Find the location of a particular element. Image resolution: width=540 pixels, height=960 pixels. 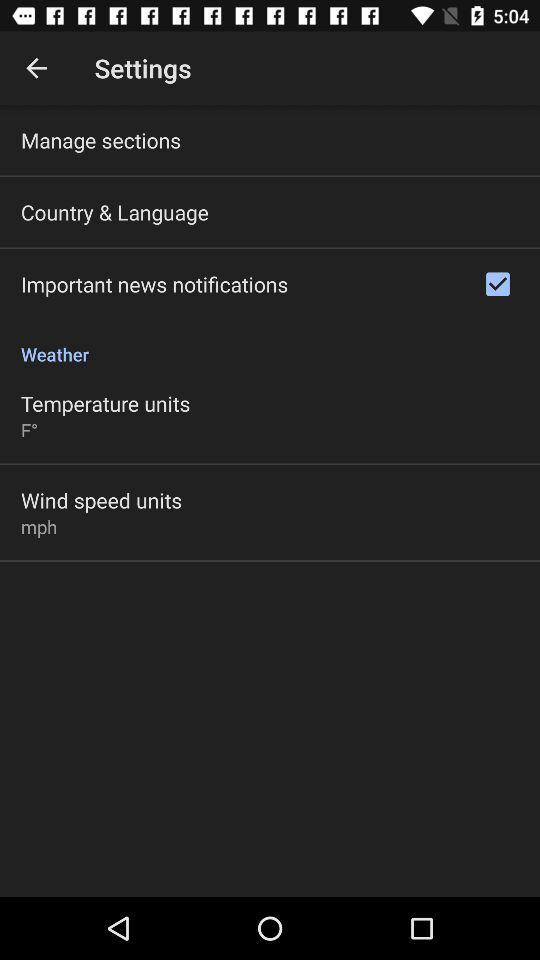

the item below the temperature units item is located at coordinates (28, 430).